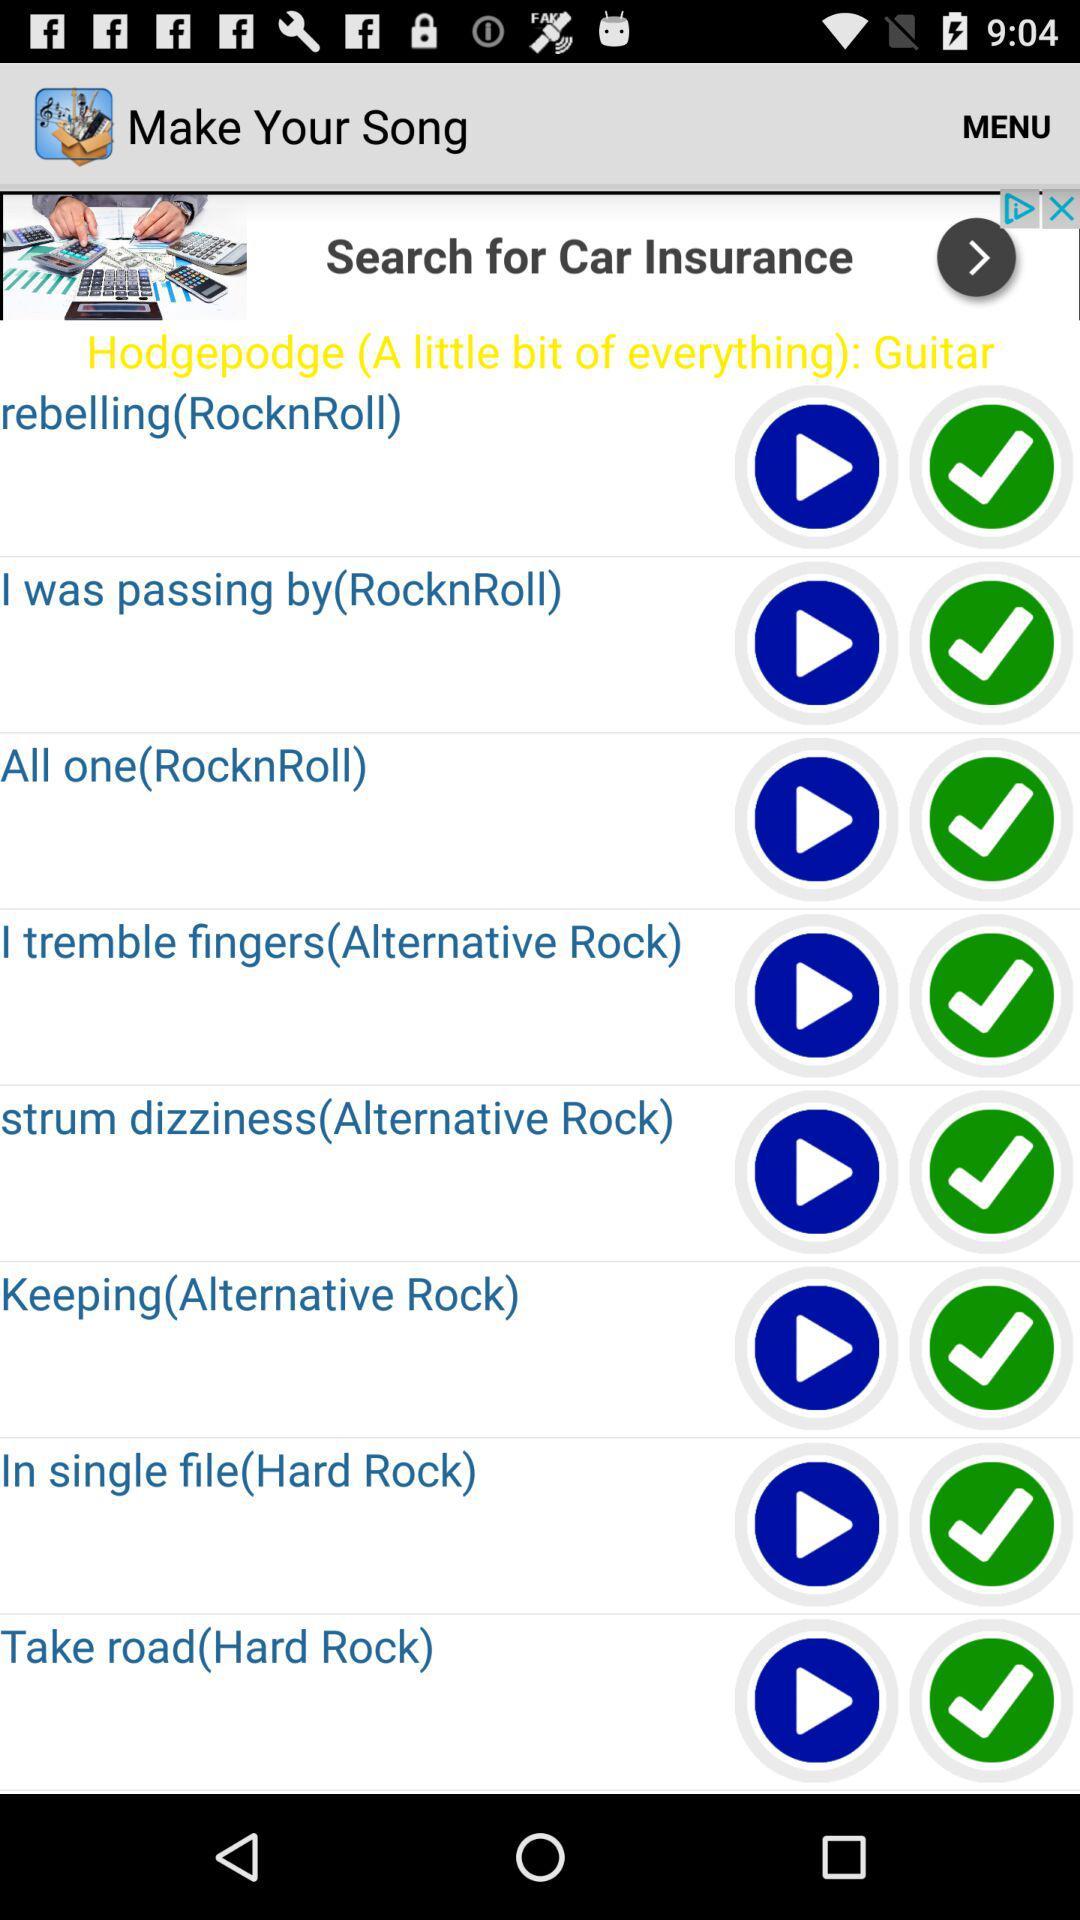  What do you see at coordinates (992, 1792) in the screenshot?
I see `song` at bounding box center [992, 1792].